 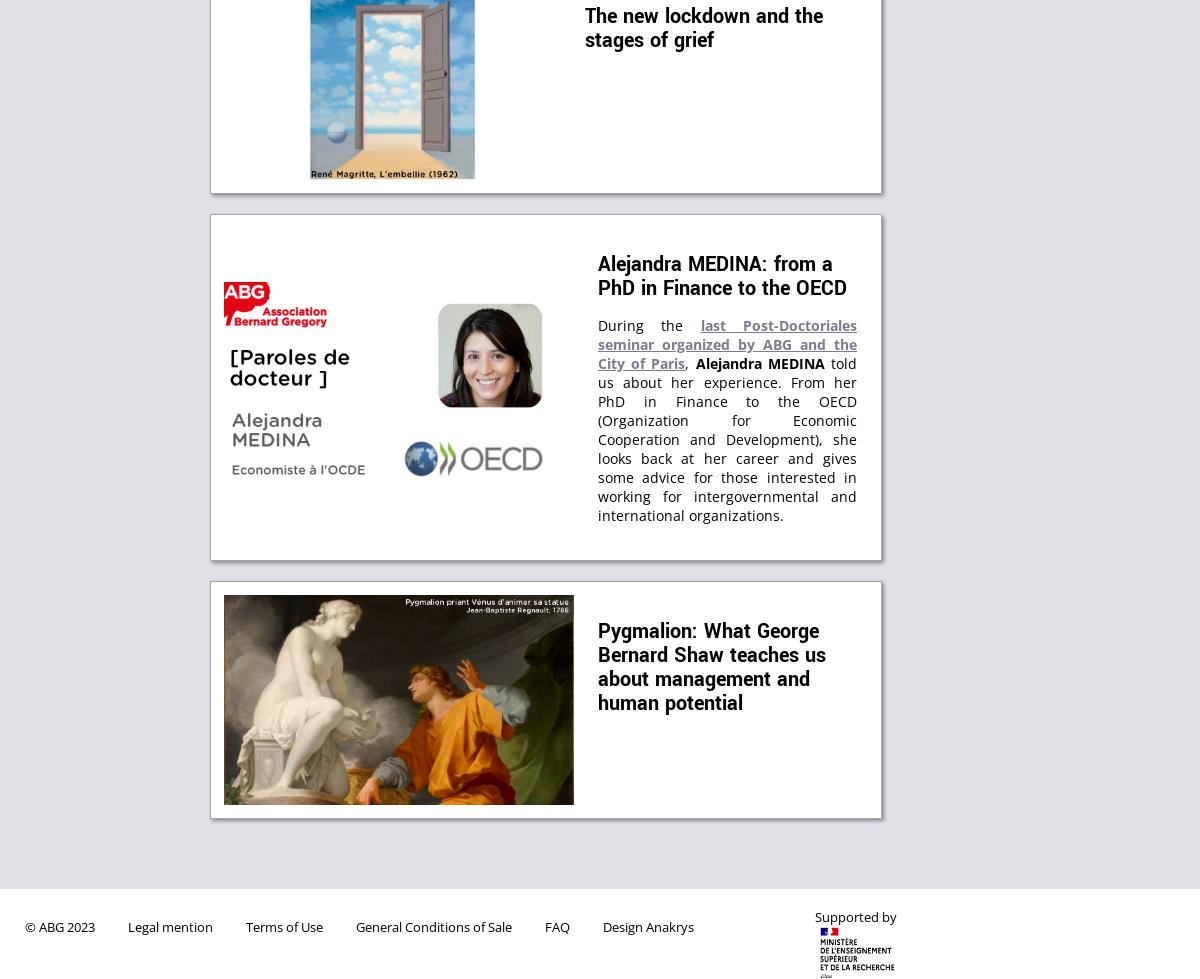 I want to click on '© ABG 2023', so click(x=60, y=926).